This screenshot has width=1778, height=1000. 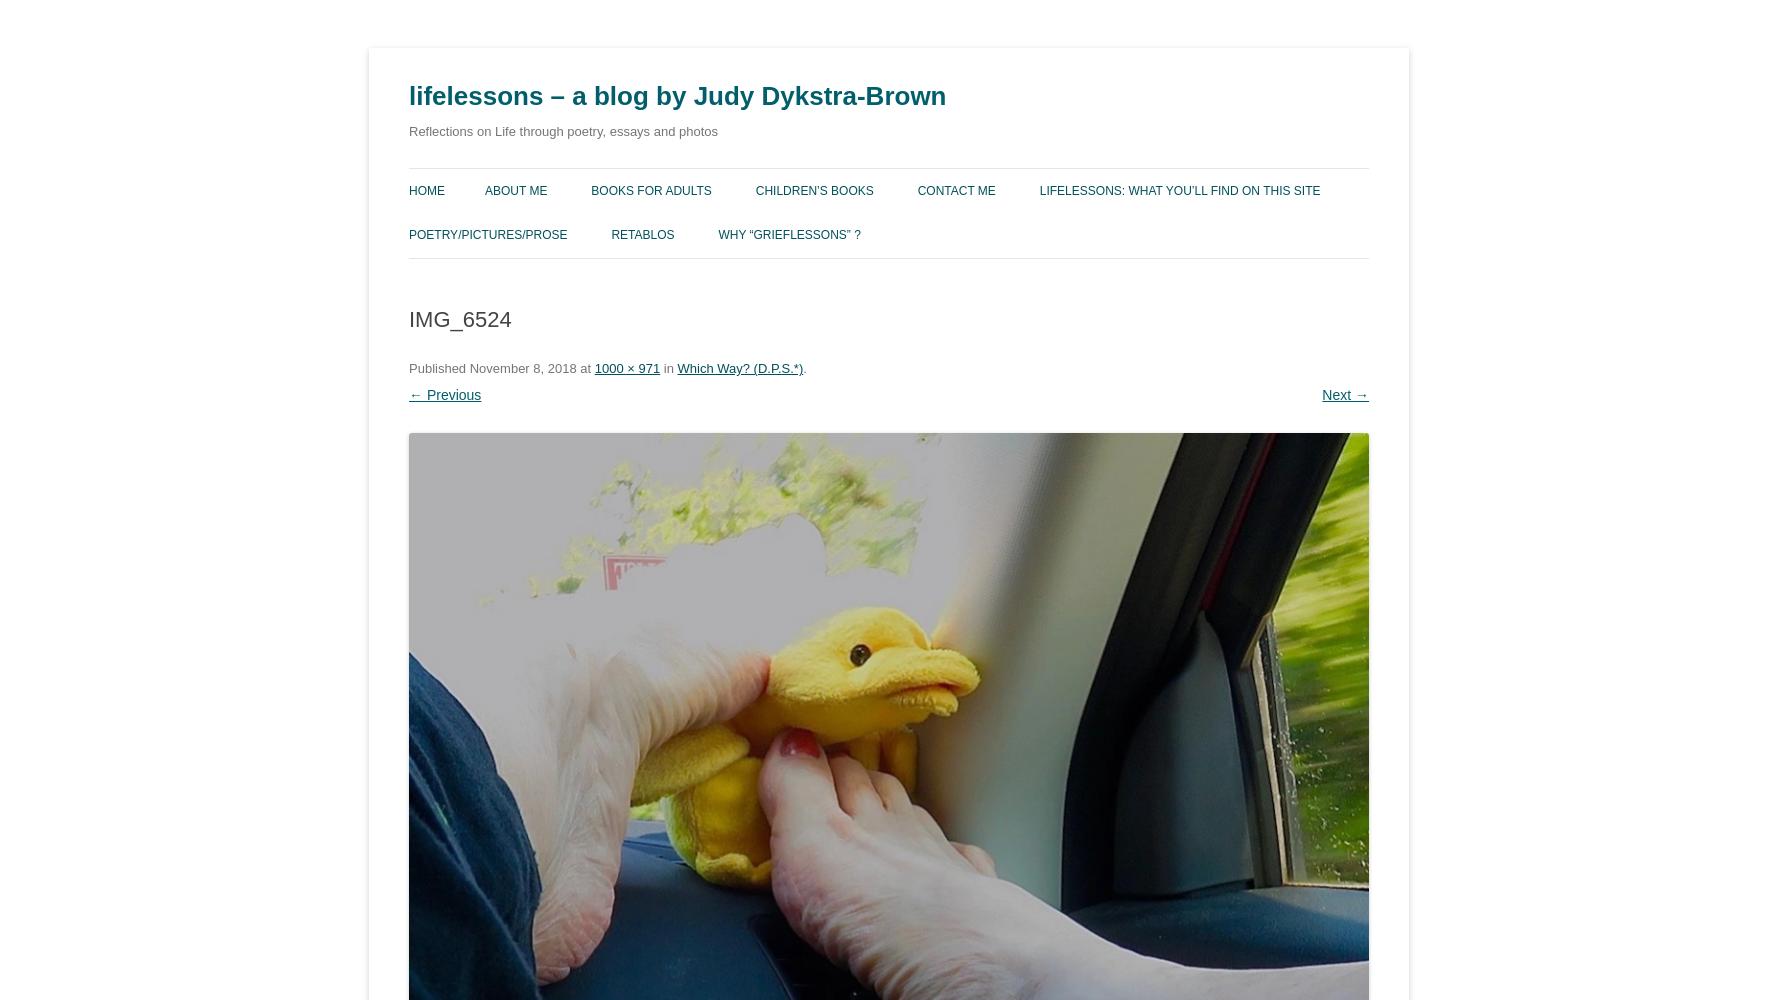 I want to click on 'Contact Me', so click(x=916, y=190).